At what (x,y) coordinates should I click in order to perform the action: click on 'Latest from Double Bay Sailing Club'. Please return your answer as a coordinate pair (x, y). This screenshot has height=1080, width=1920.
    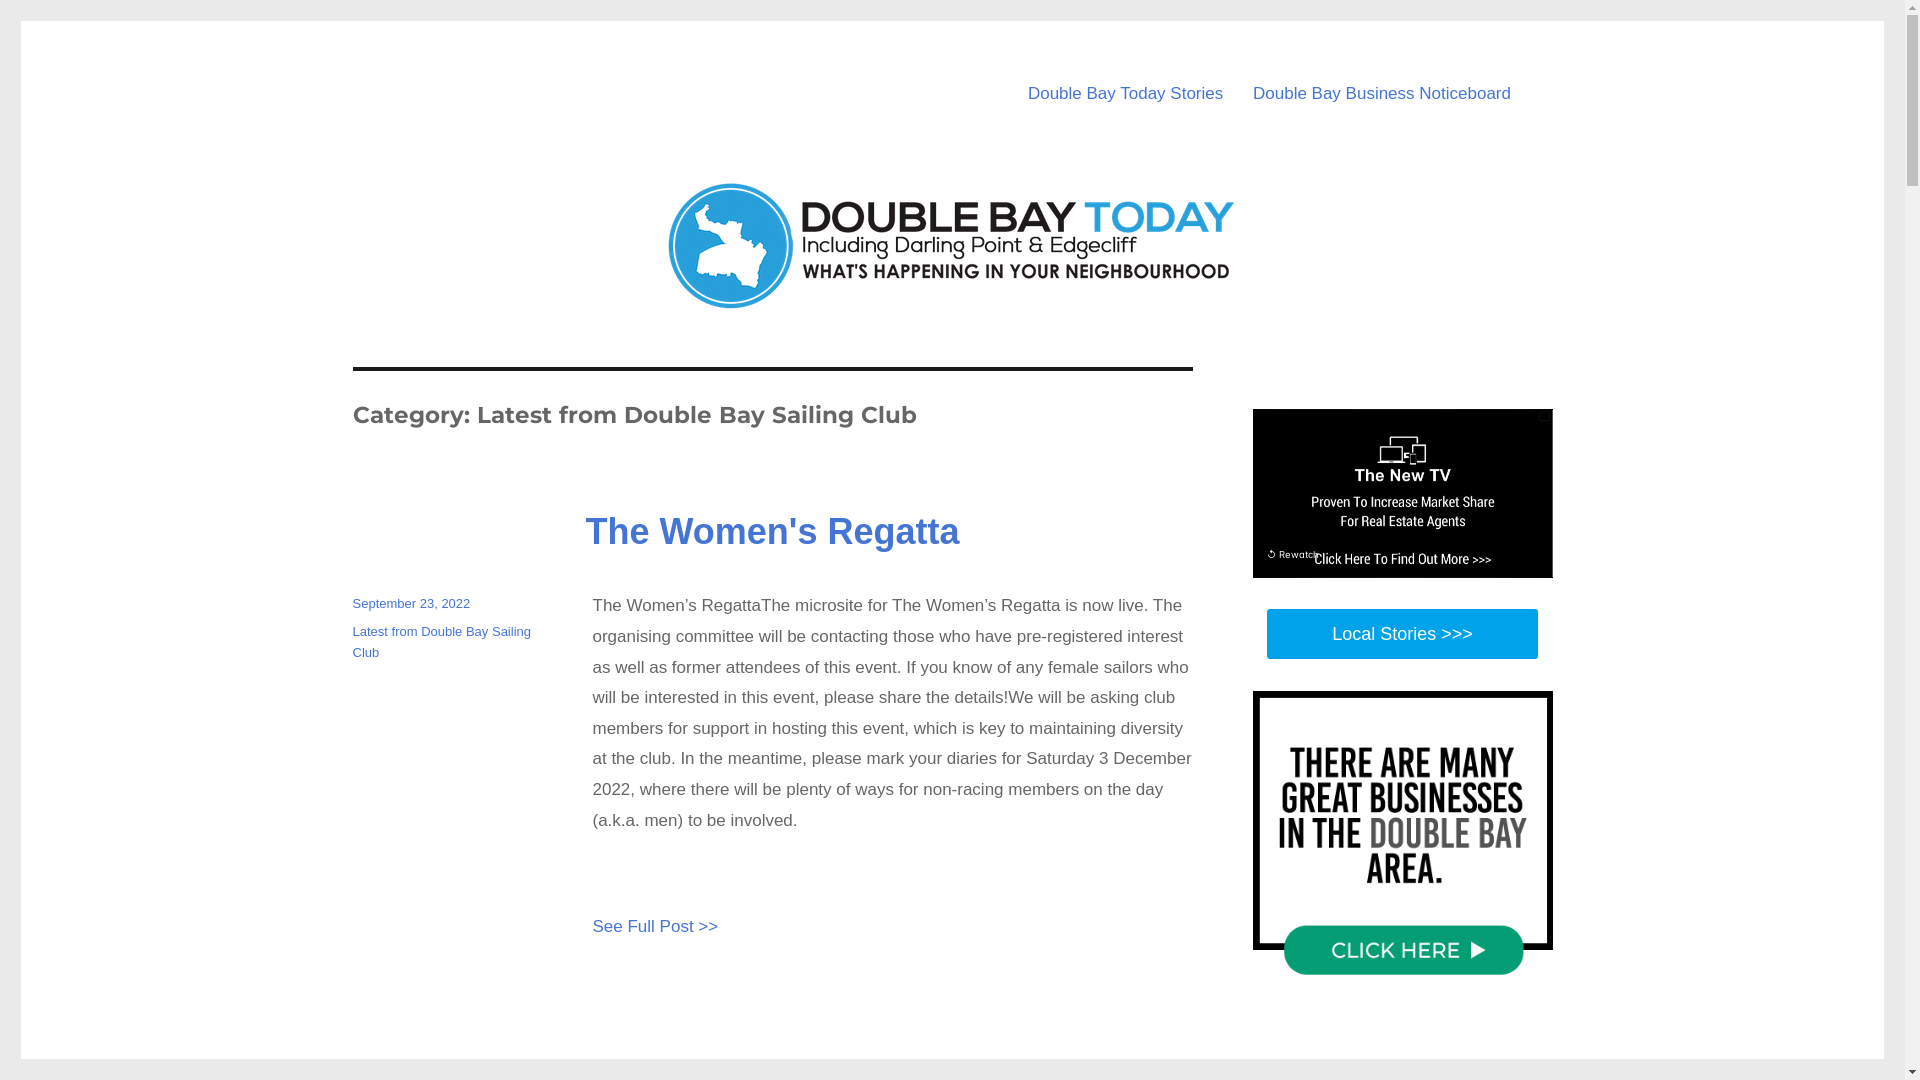
    Looking at the image, I should click on (440, 641).